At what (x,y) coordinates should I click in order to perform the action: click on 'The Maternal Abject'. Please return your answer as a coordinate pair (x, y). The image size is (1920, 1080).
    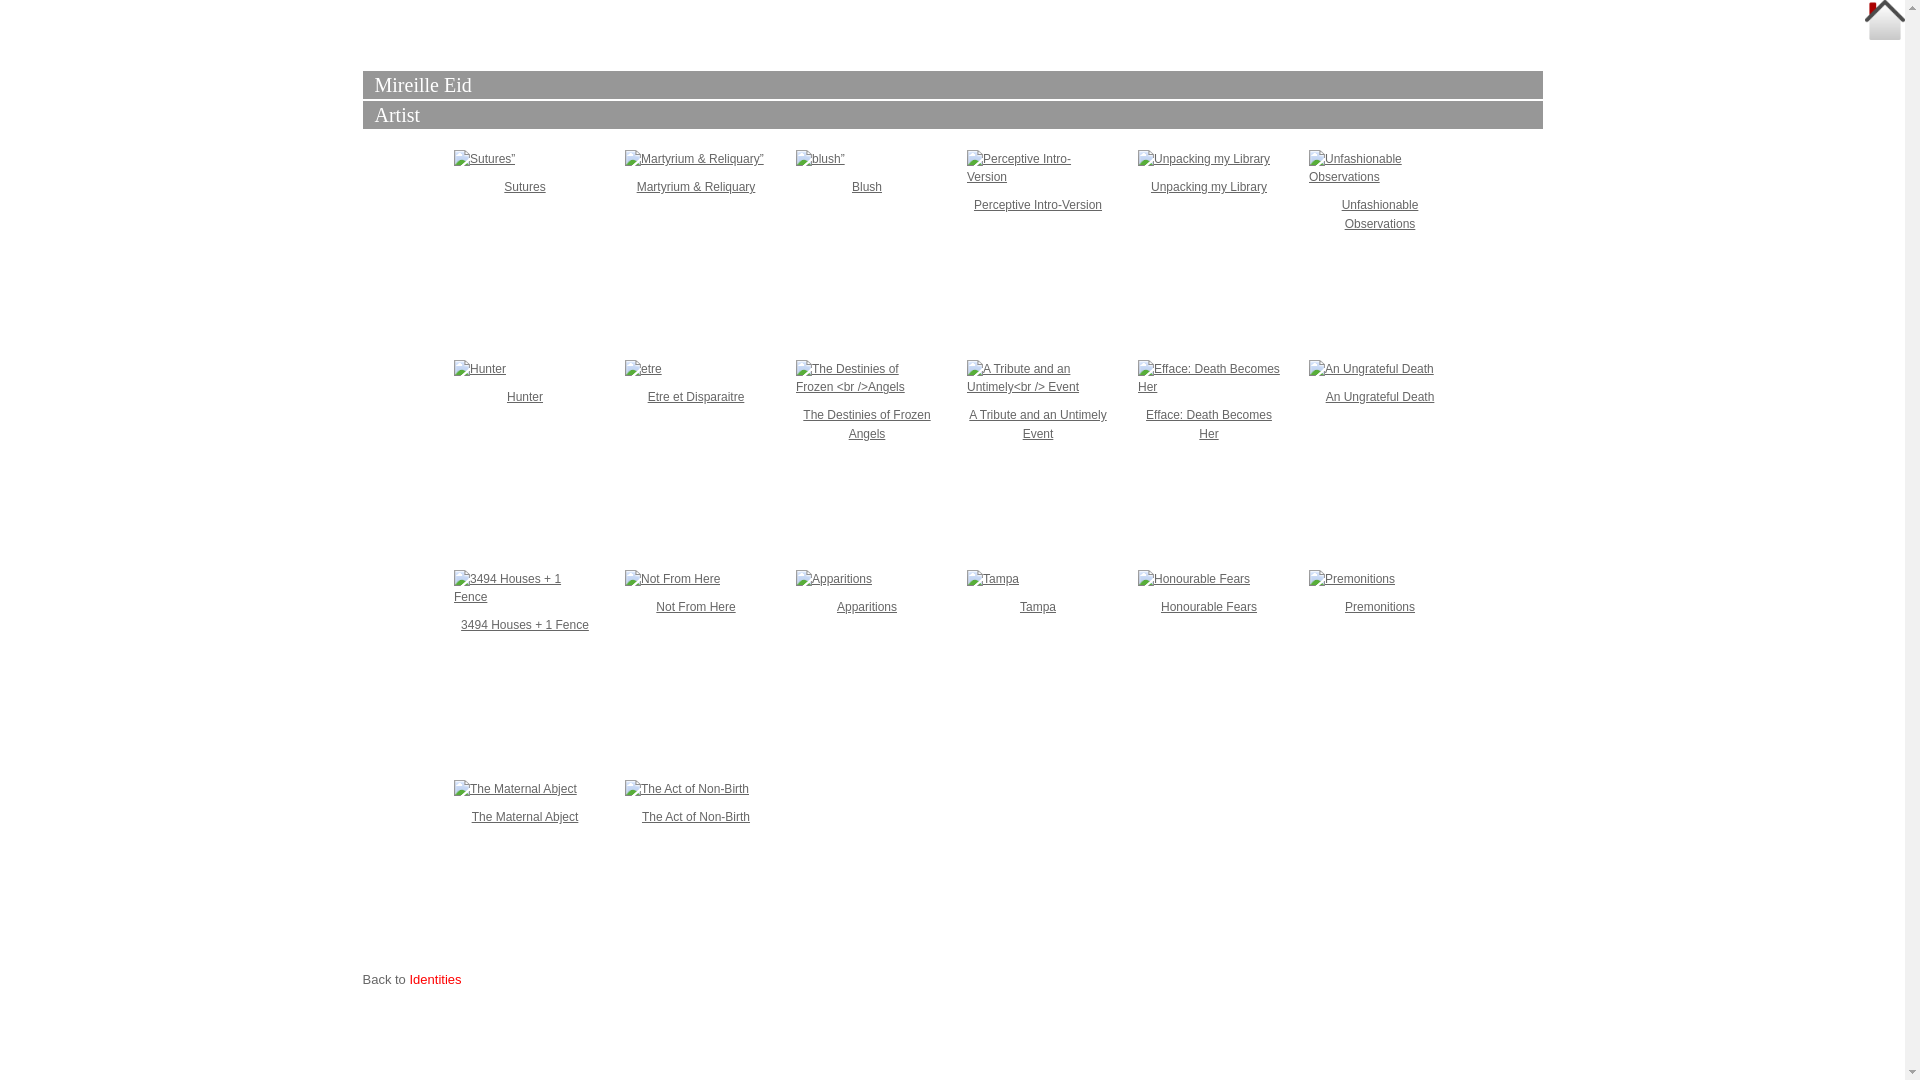
    Looking at the image, I should click on (525, 817).